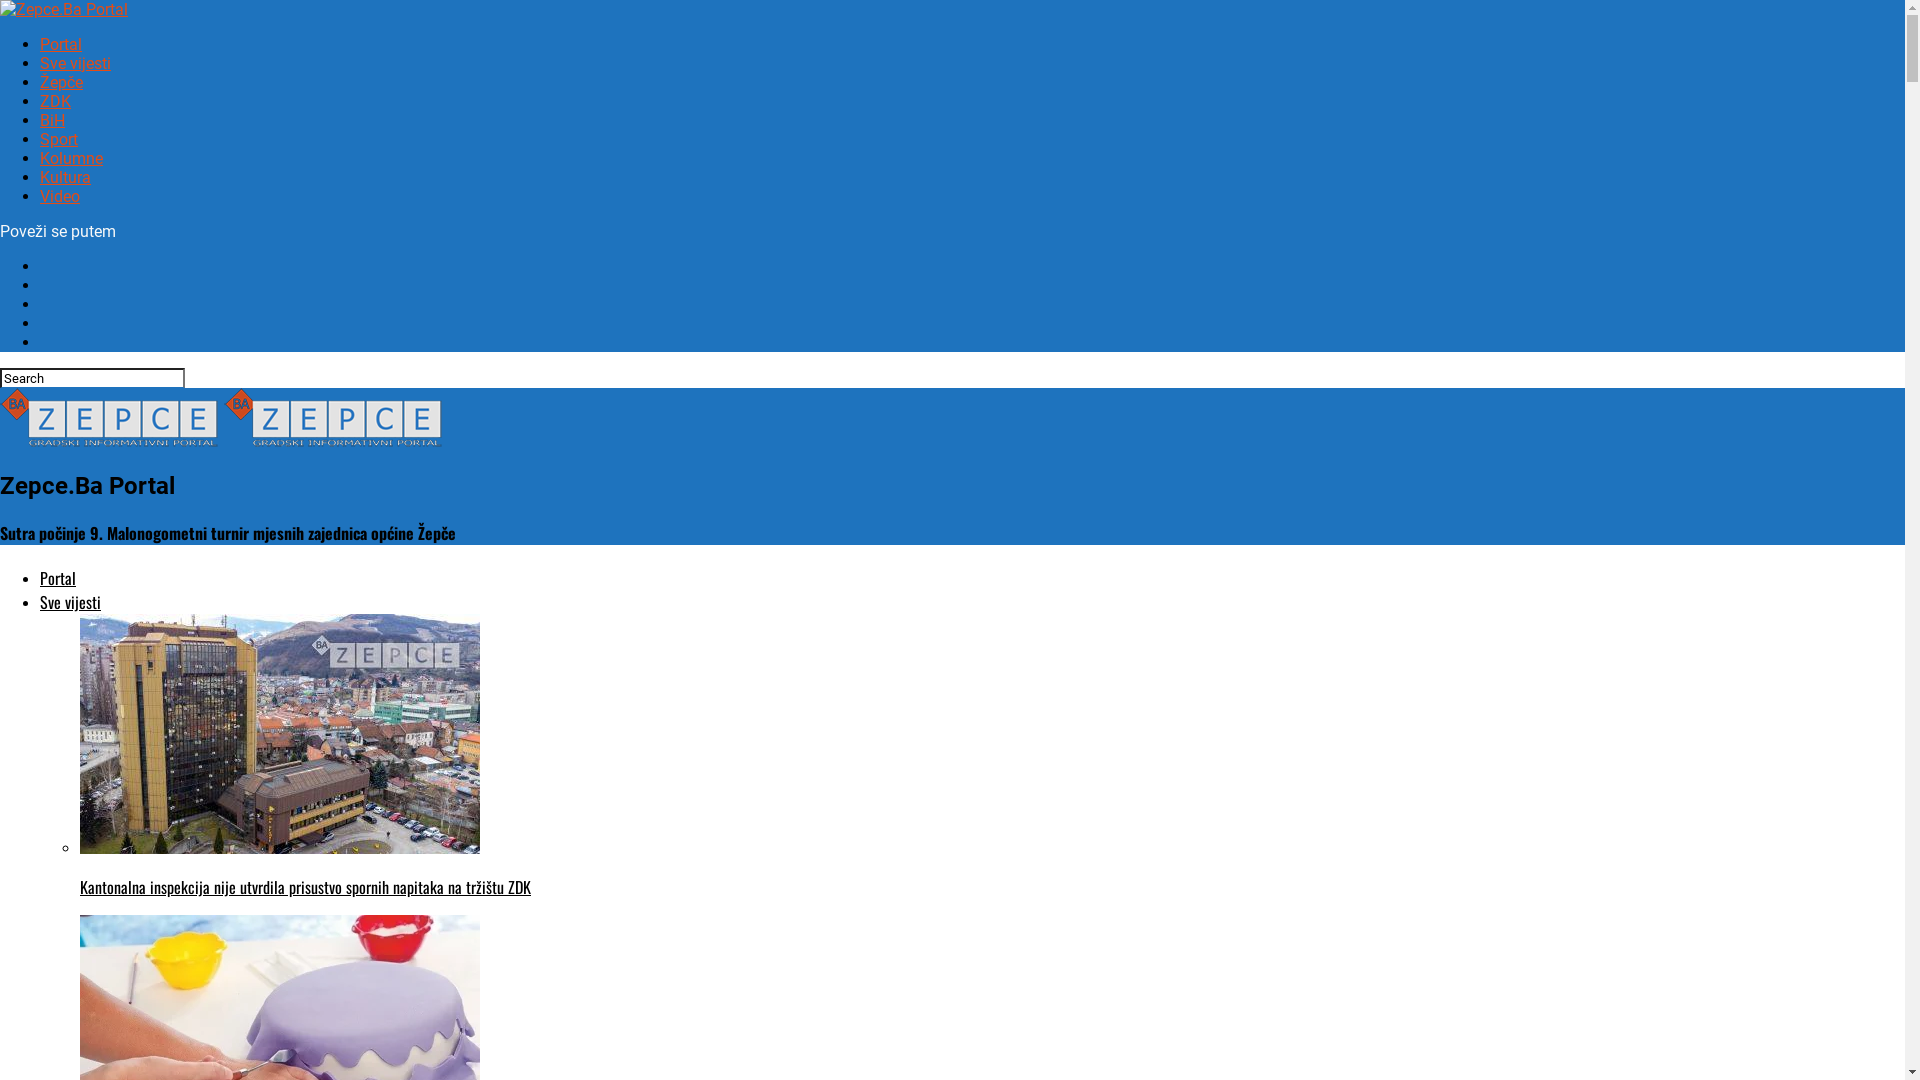 This screenshot has width=1920, height=1080. What do you see at coordinates (71, 157) in the screenshot?
I see `'Kolumne'` at bounding box center [71, 157].